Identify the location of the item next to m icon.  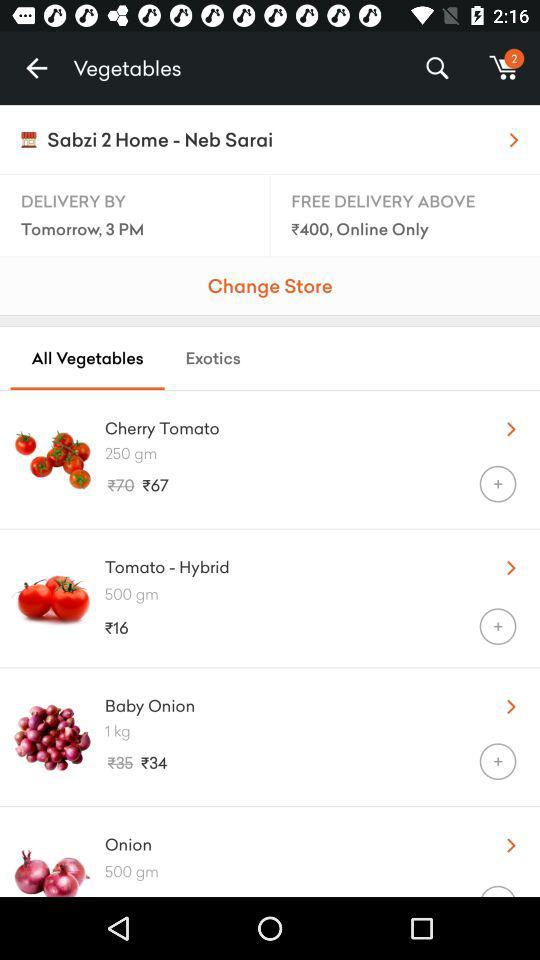
(436, 68).